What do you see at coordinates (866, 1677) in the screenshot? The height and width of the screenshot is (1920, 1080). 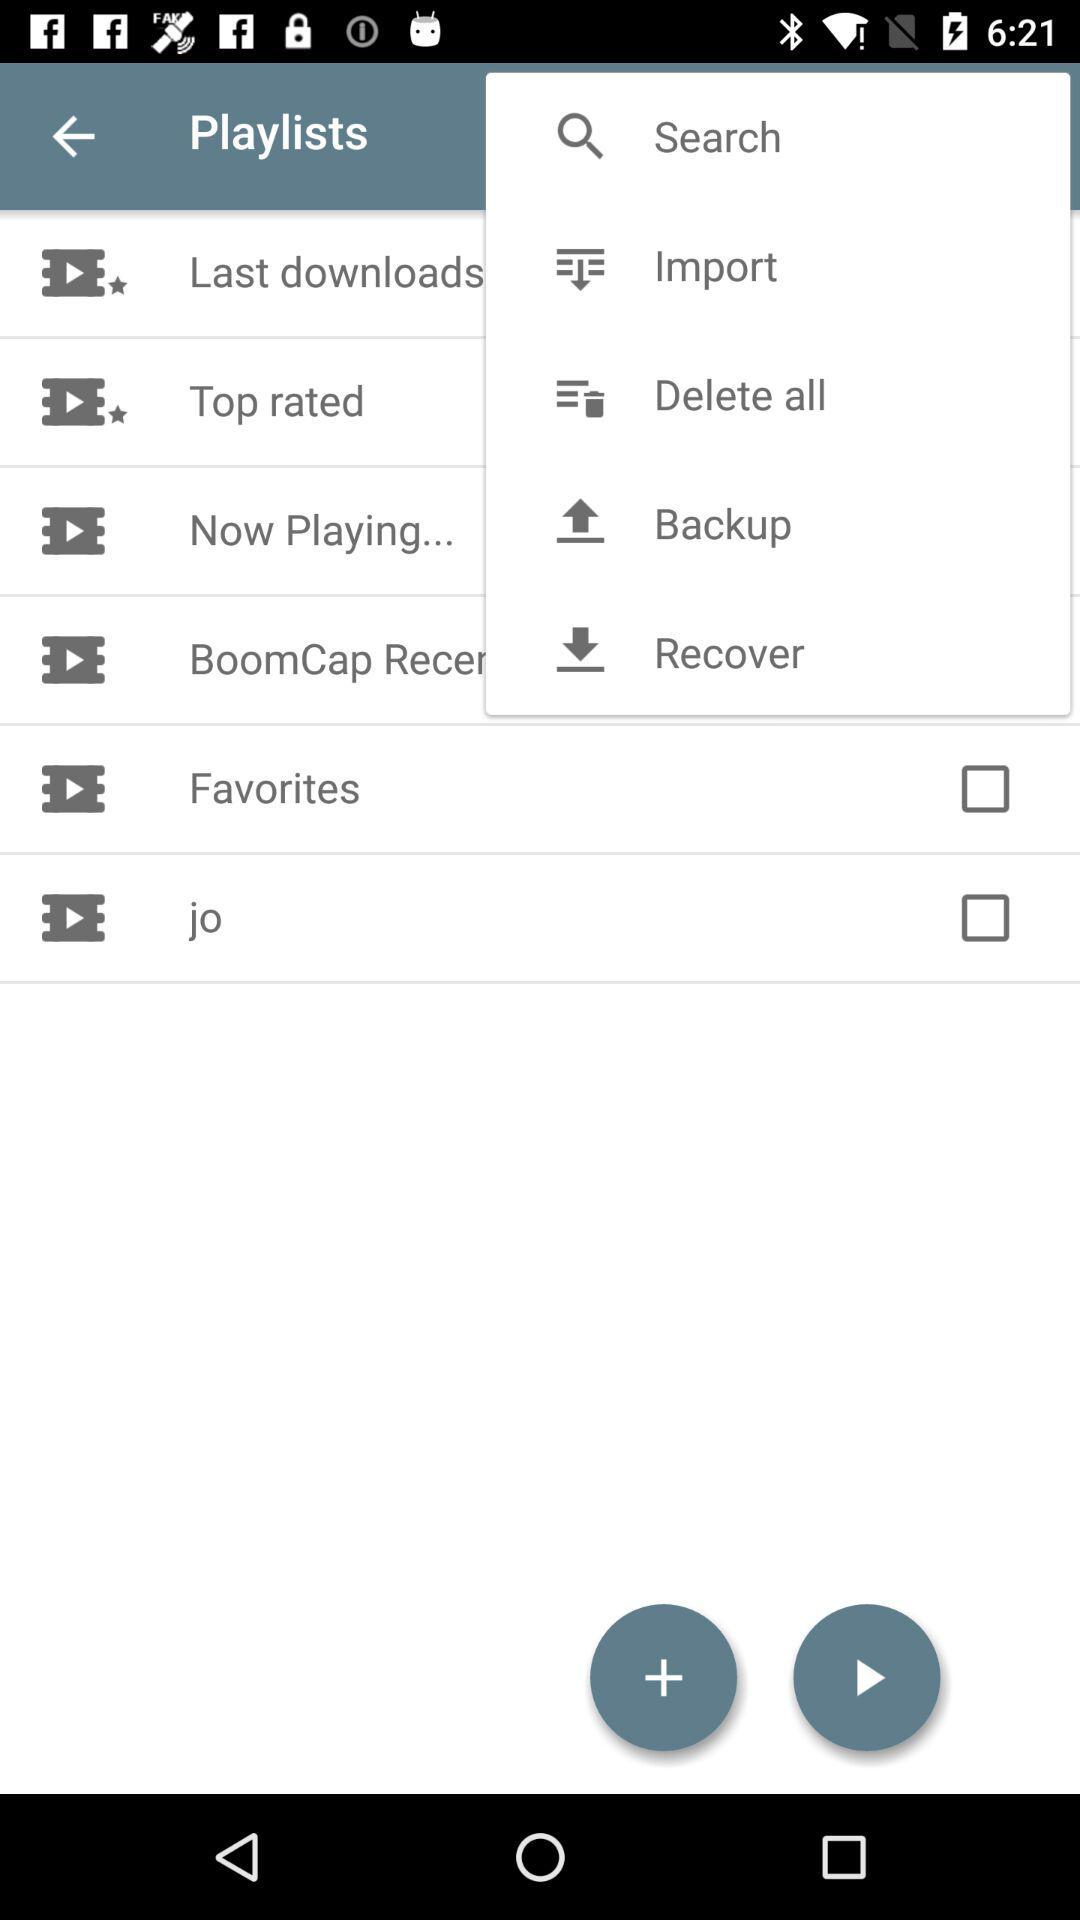 I see `the play icon` at bounding box center [866, 1677].